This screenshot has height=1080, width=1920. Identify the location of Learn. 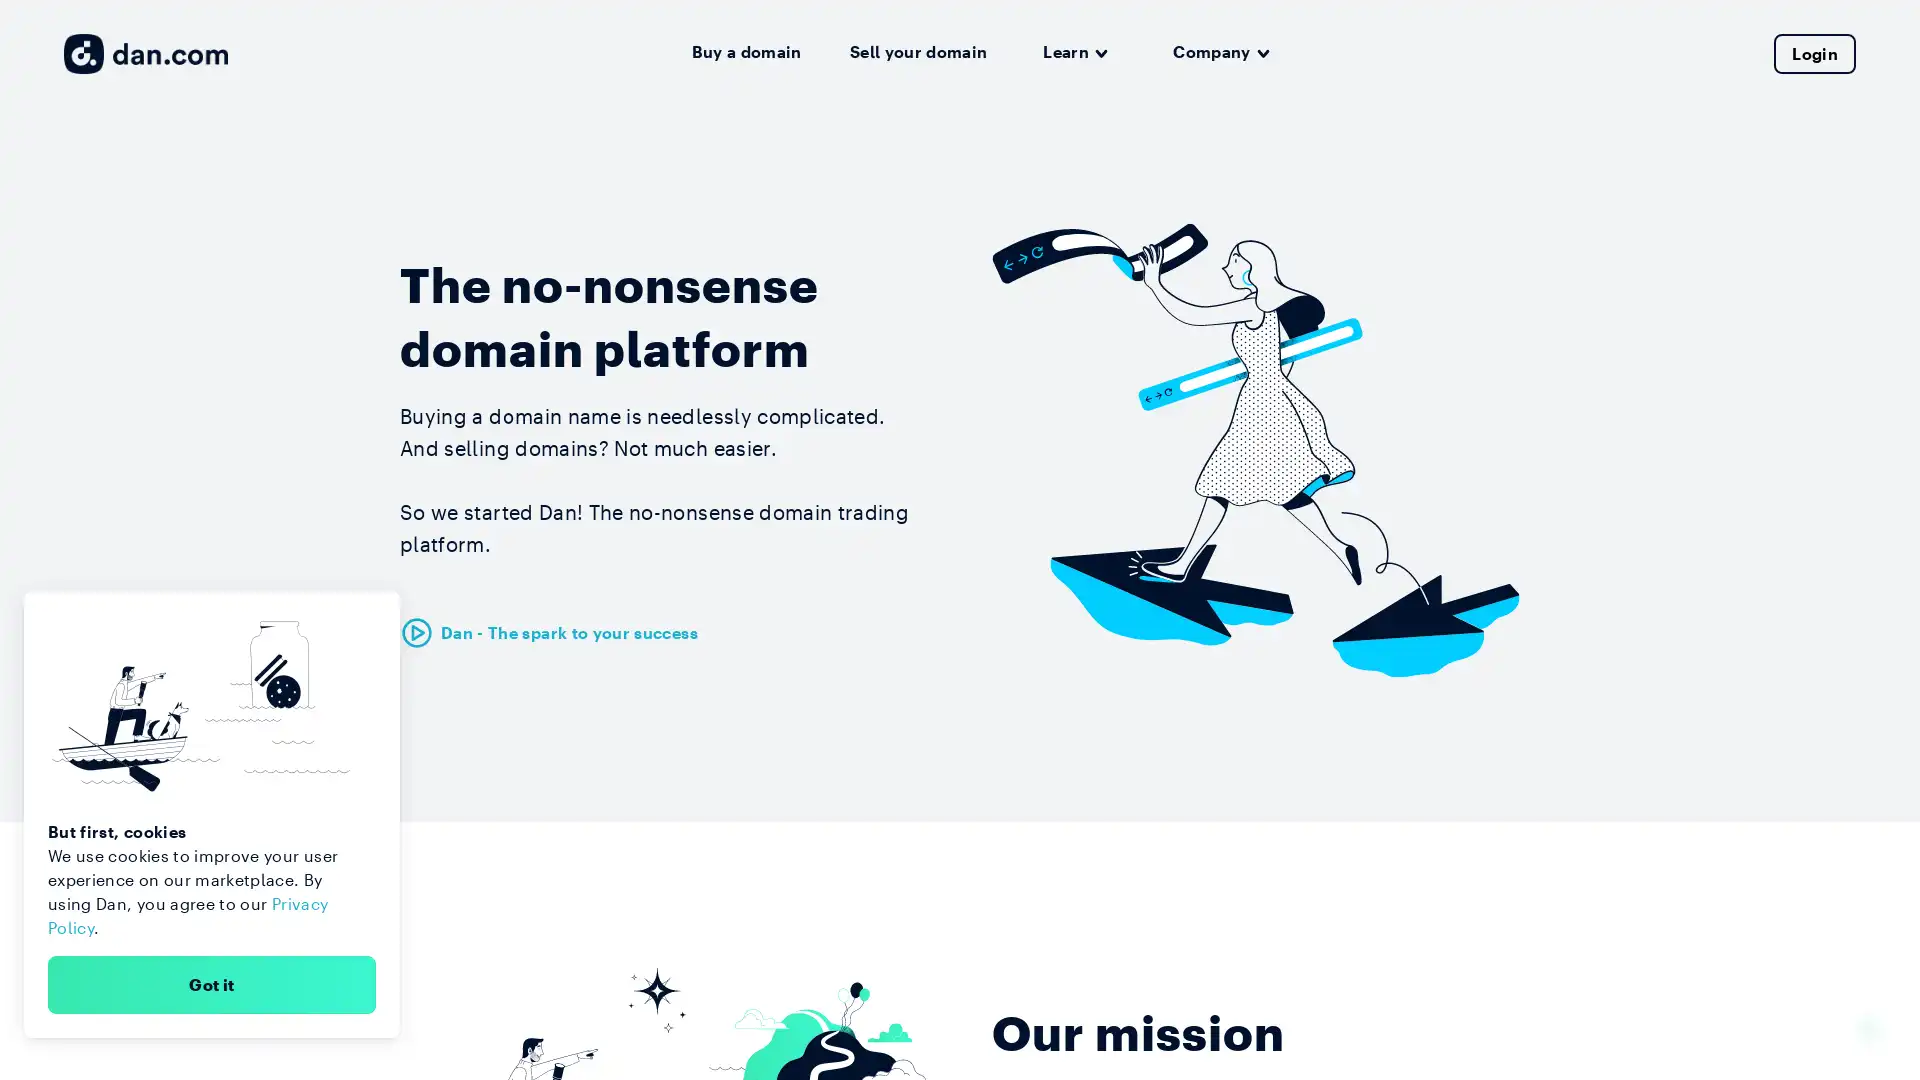
(1074, 52).